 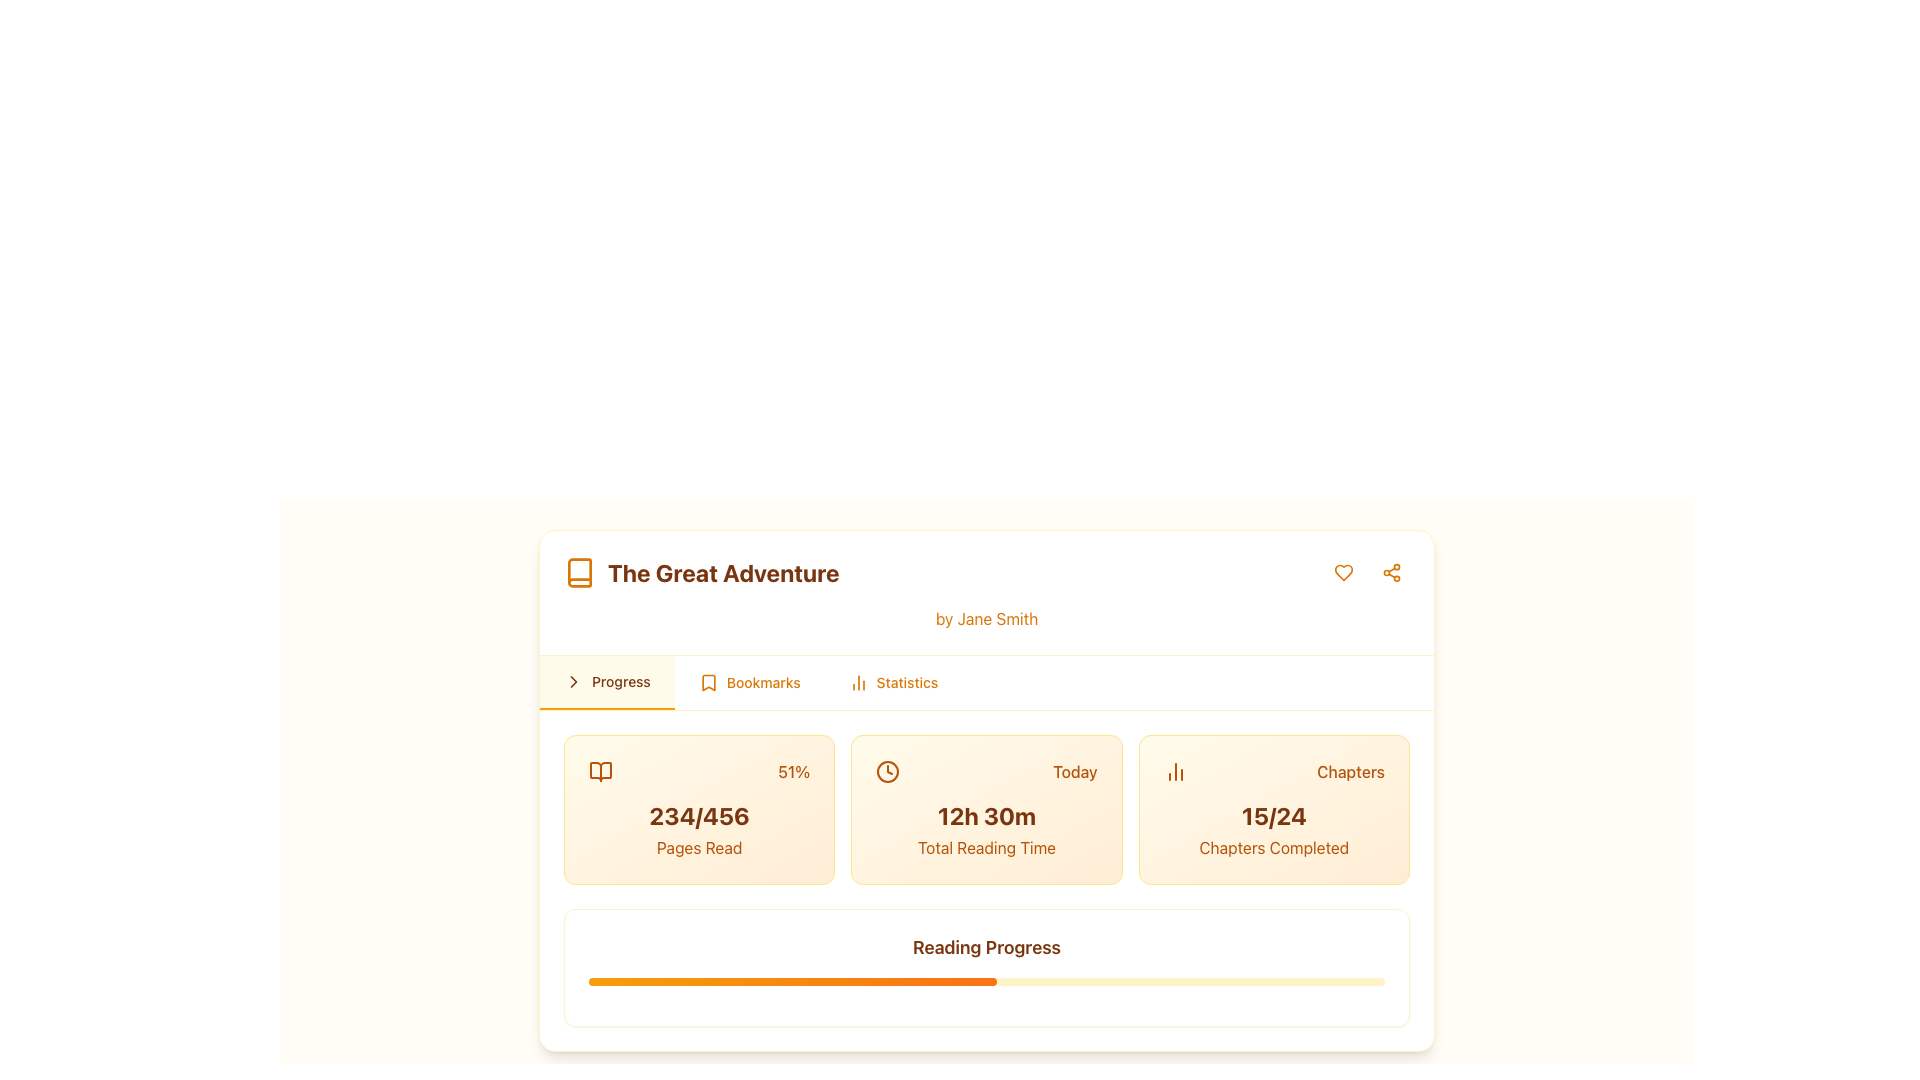 I want to click on the Progress display component which shows 'Reading Progress' in bold amber text and includes an interactive progress bar underneath, so click(x=987, y=967).